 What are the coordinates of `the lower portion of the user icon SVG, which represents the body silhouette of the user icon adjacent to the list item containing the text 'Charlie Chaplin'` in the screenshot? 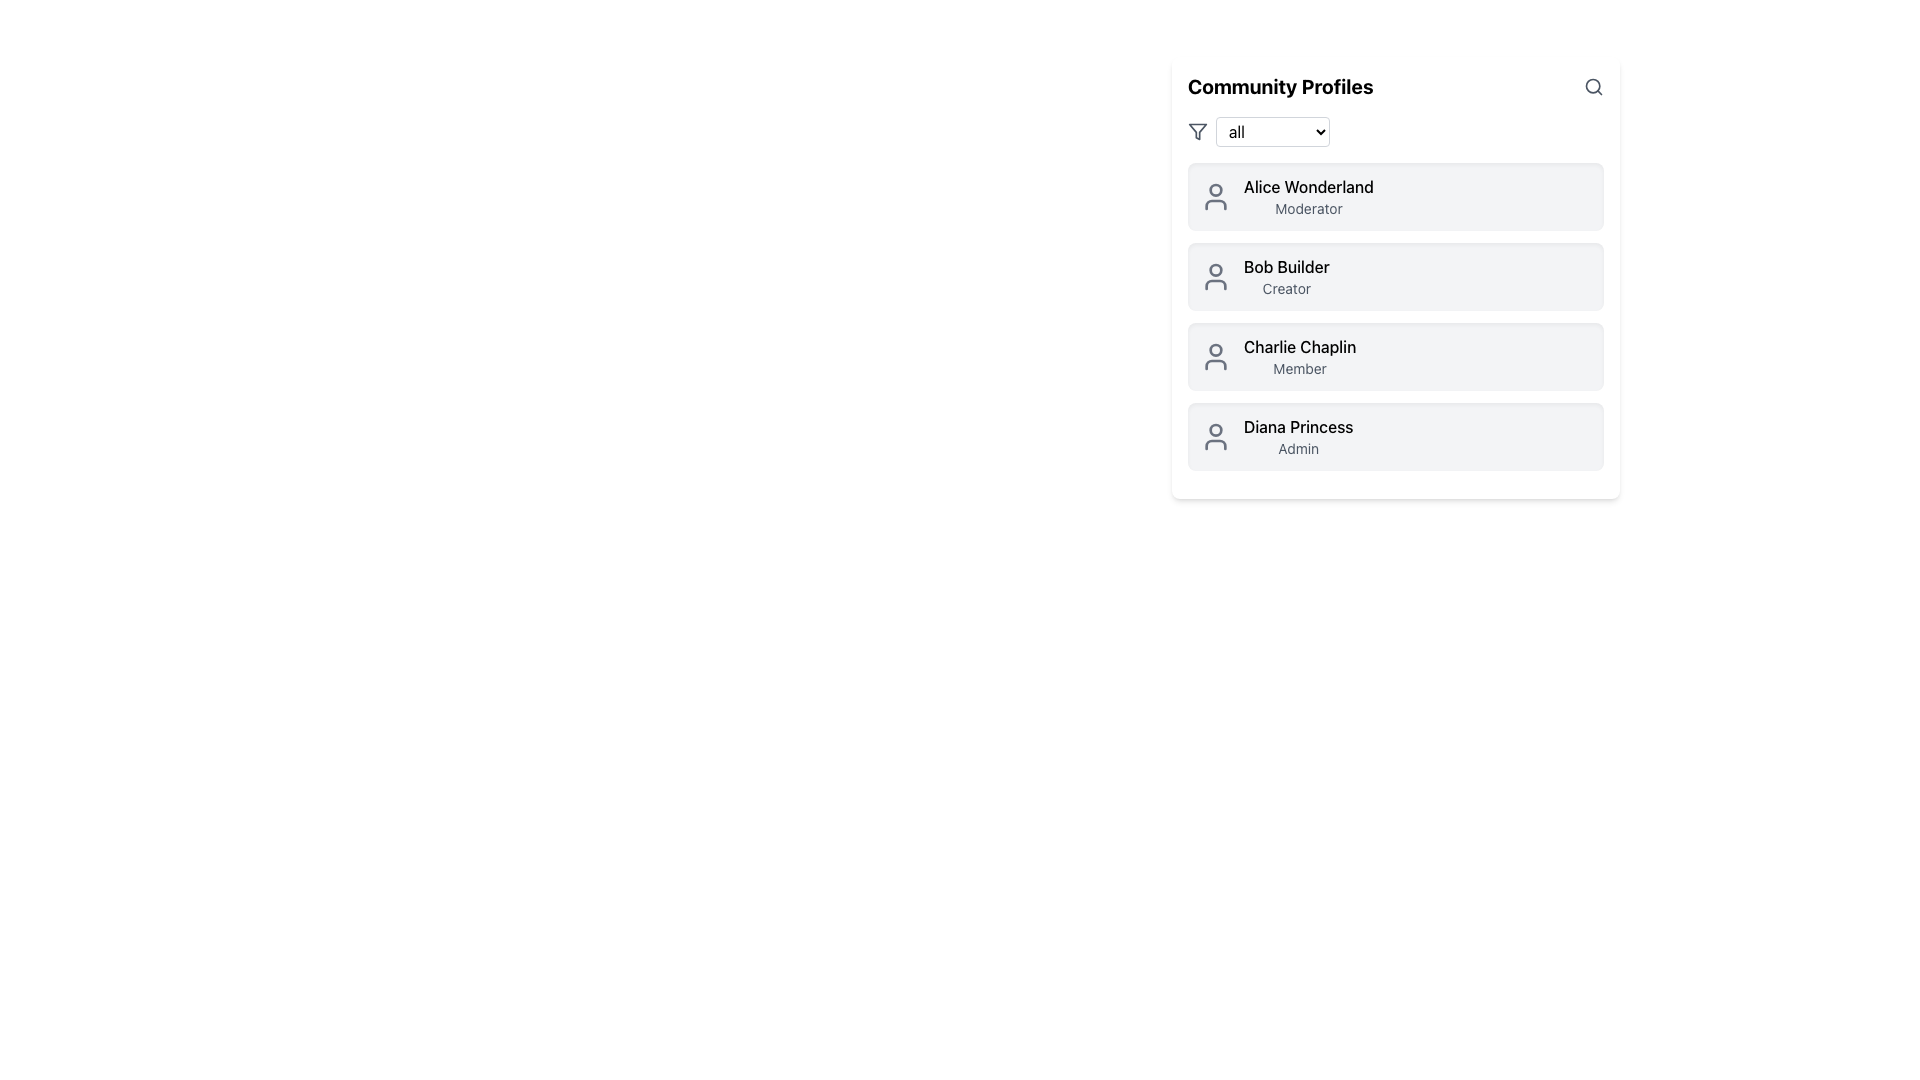 It's located at (1214, 365).